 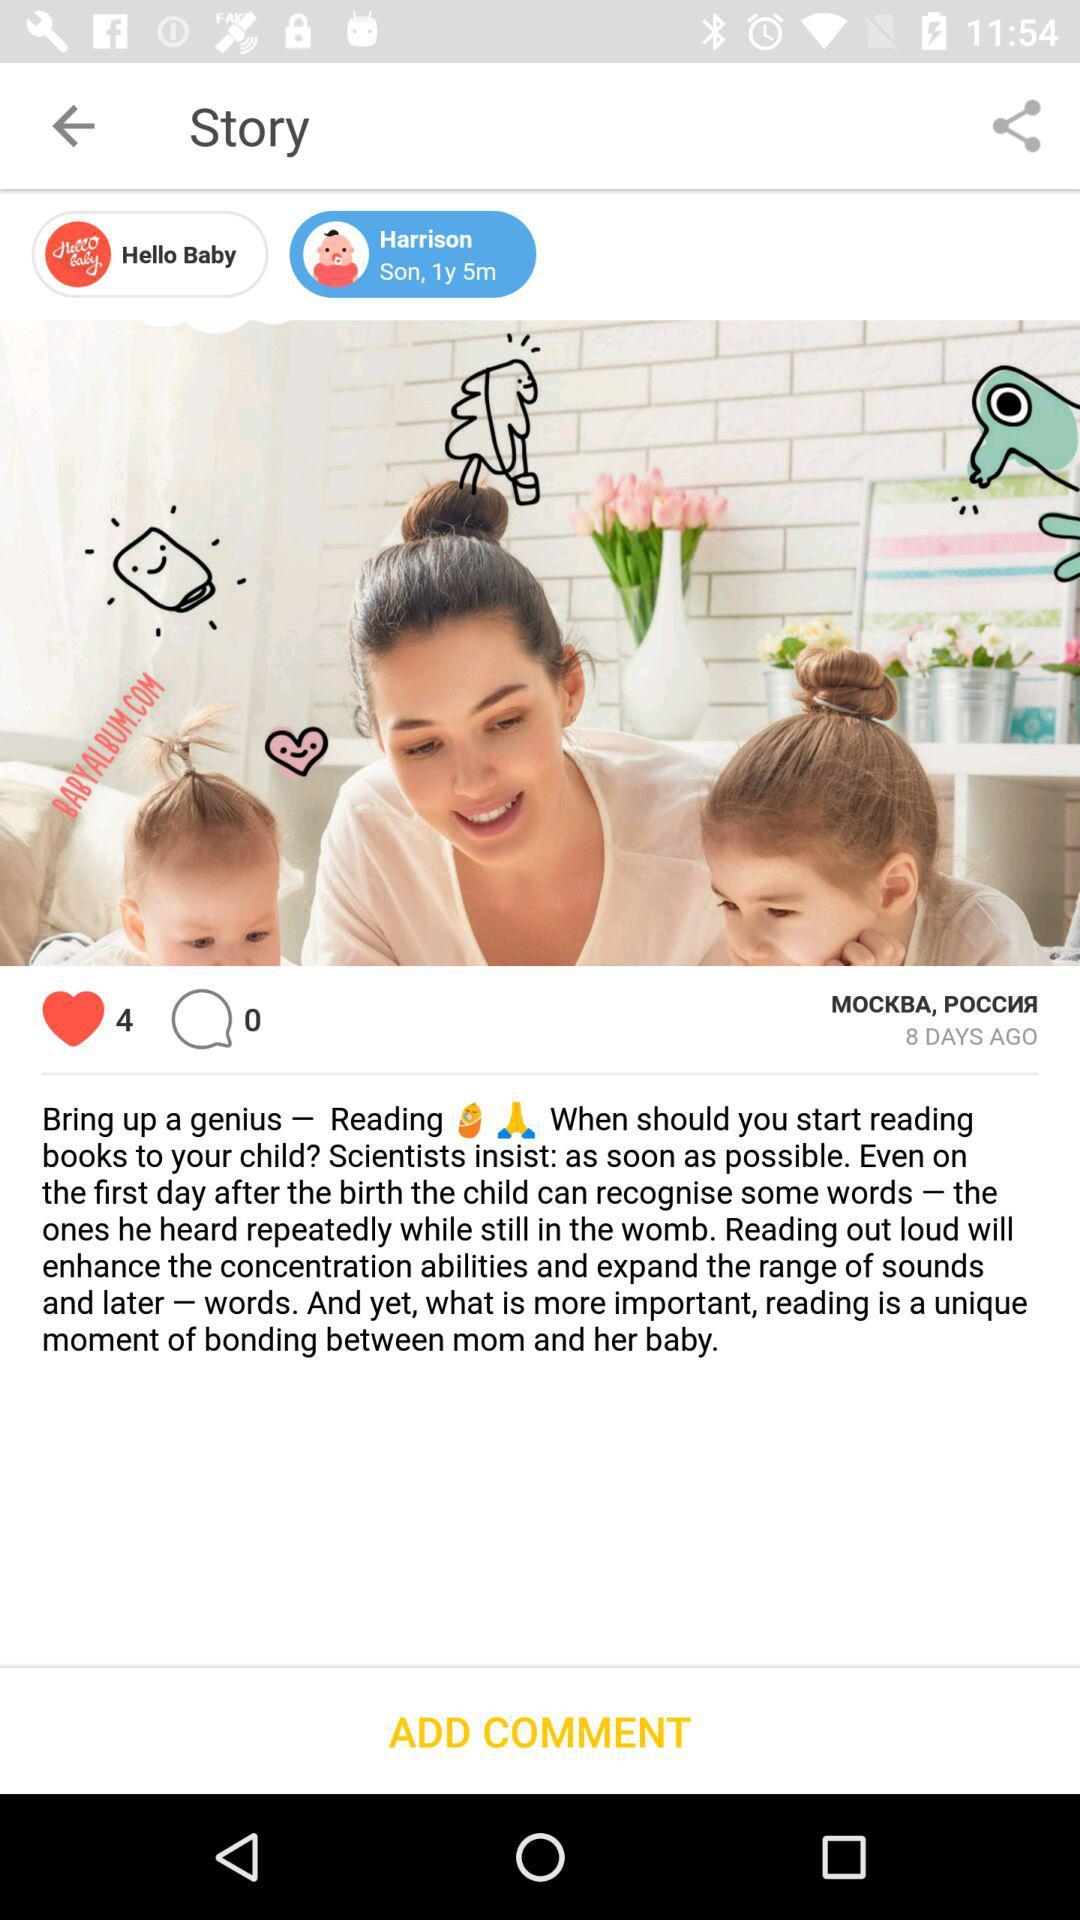 I want to click on item to the left of the 0 item, so click(x=201, y=1019).